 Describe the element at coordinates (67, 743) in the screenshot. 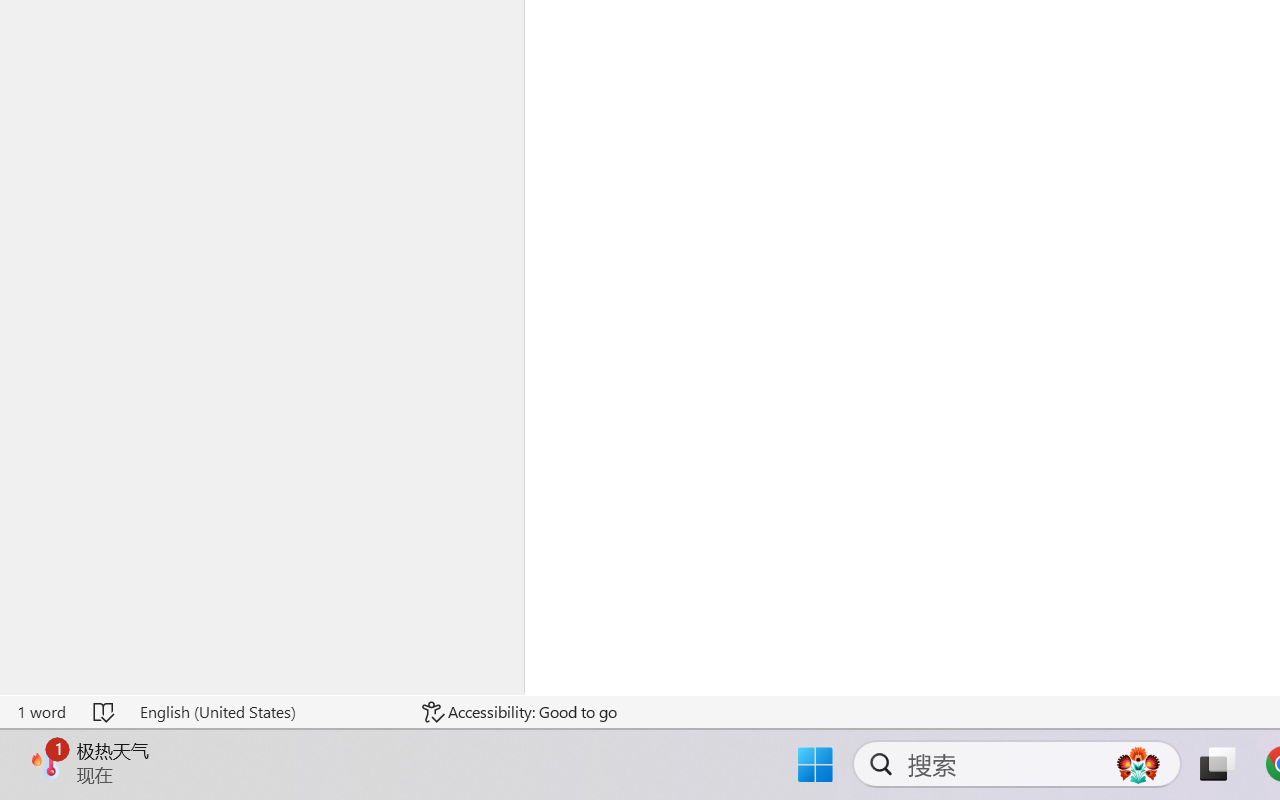

I see `'No Problems'` at that location.